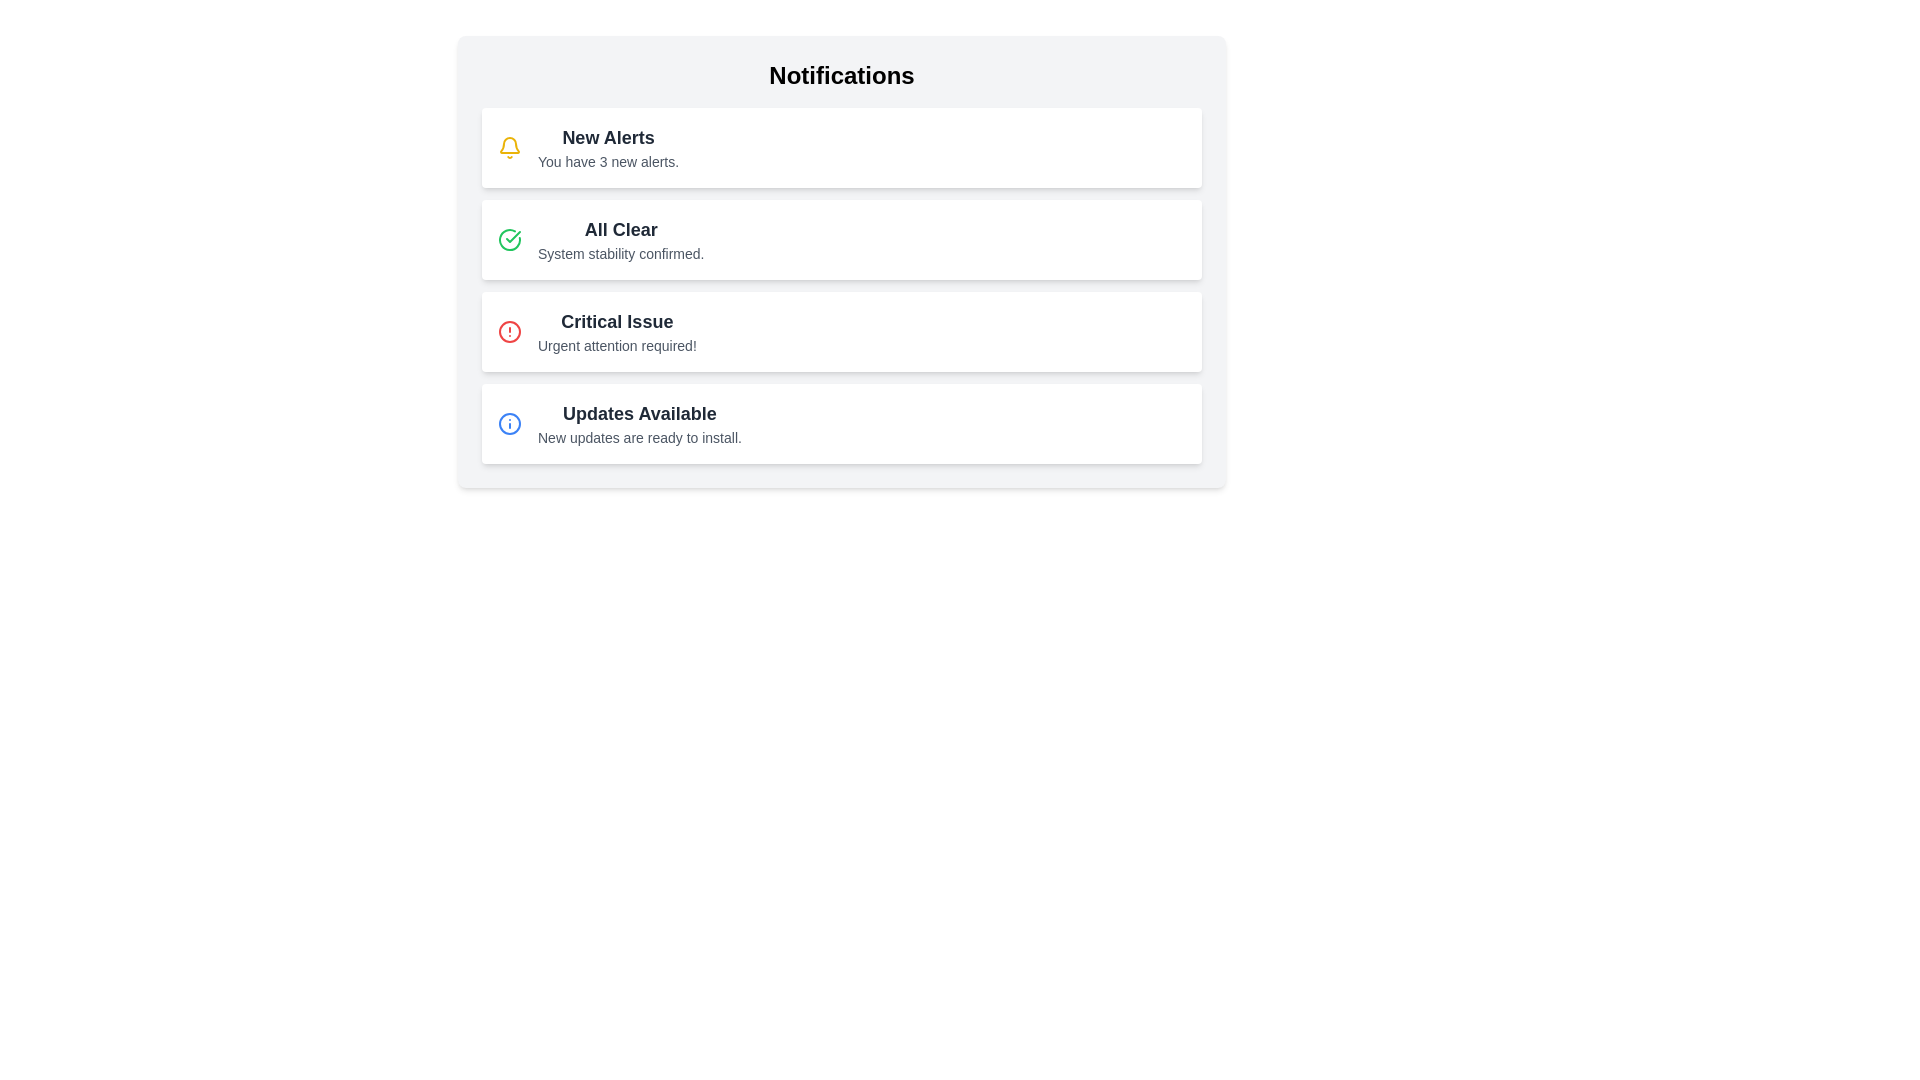  I want to click on bold text label saying 'New Alerts' that is prominently displayed in dark gray at the top left corner of the notification card, so click(607, 137).